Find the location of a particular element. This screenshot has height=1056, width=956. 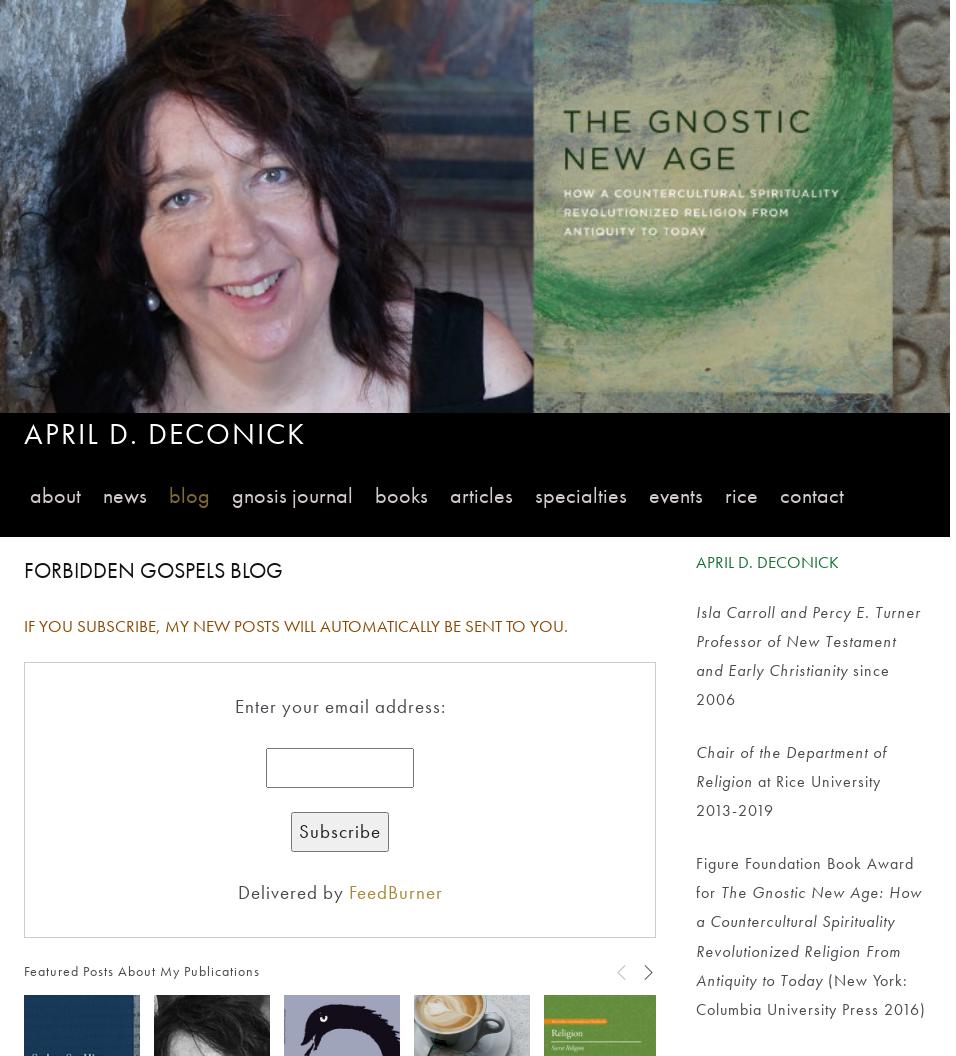

'Enter your email address:' is located at coordinates (338, 705).